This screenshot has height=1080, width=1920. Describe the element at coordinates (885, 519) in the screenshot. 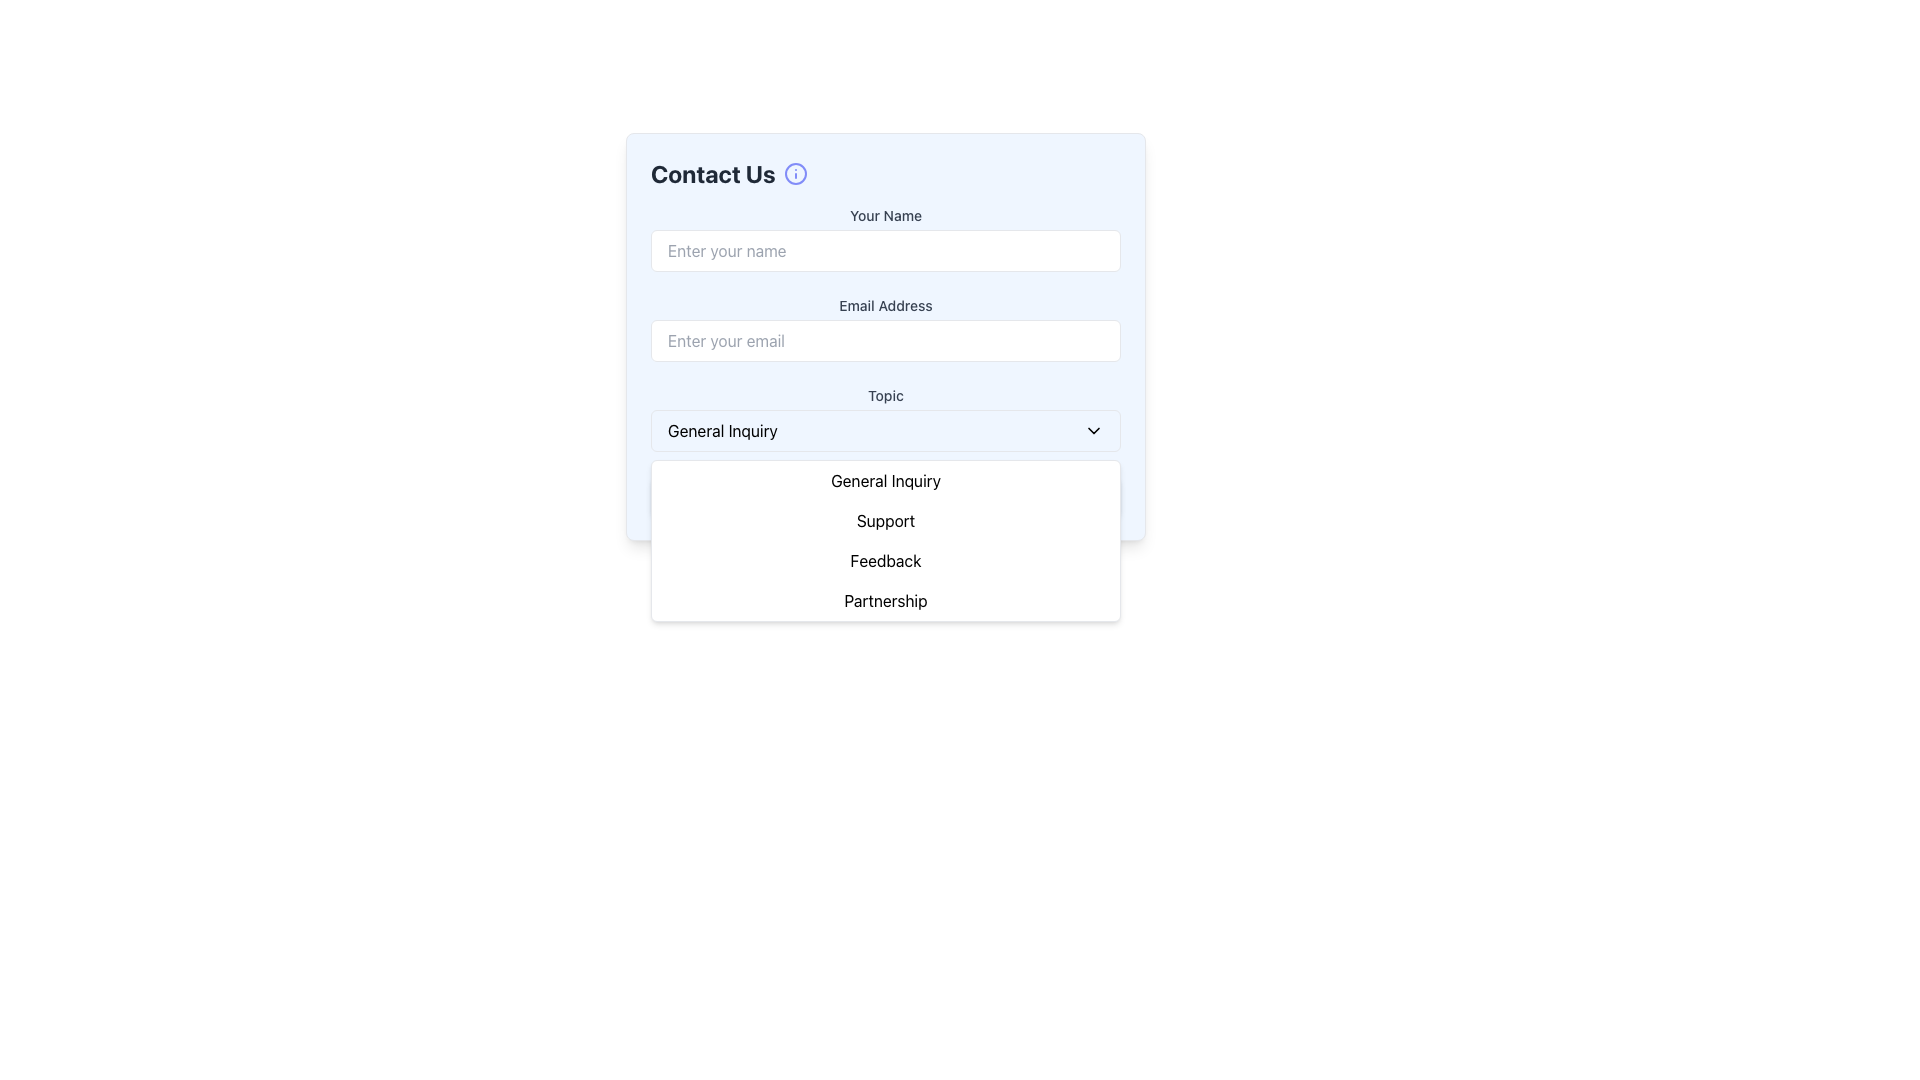

I see `the second item in the dropdown menu` at that location.